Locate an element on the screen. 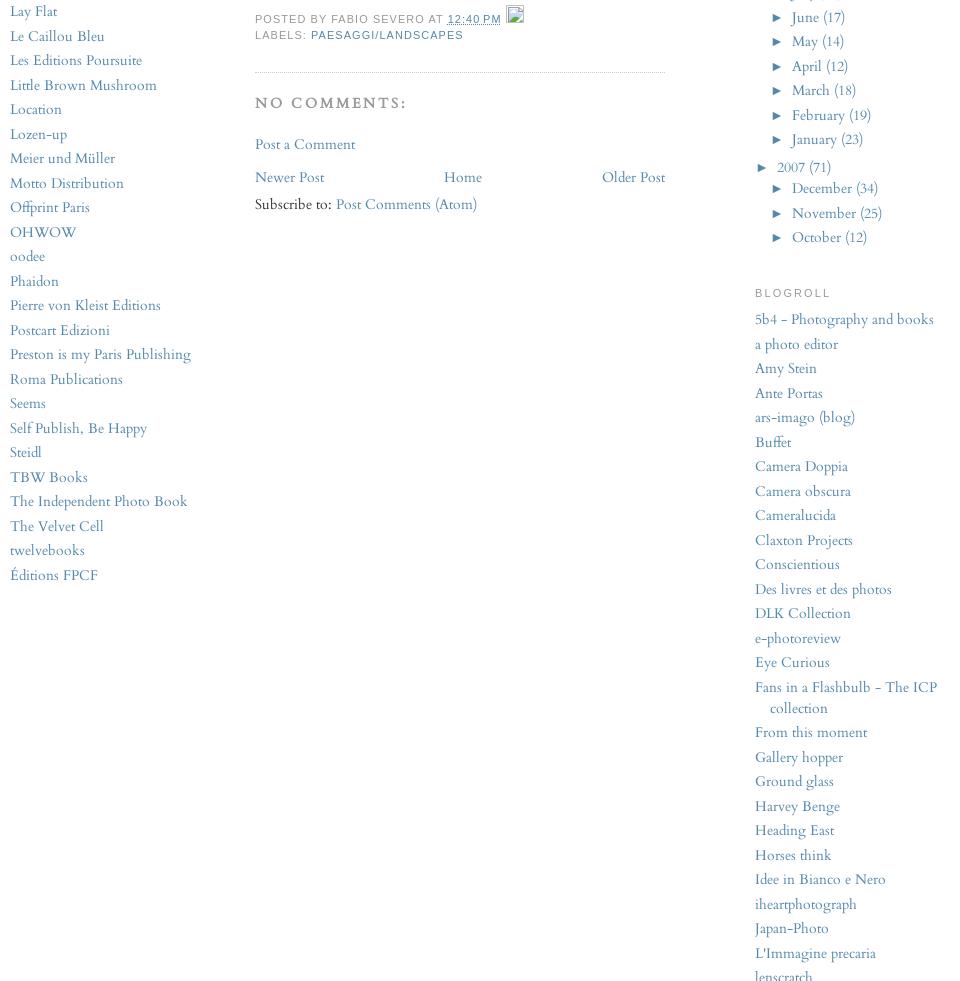 The image size is (960, 981). 'Cameralucida' is located at coordinates (795, 515).